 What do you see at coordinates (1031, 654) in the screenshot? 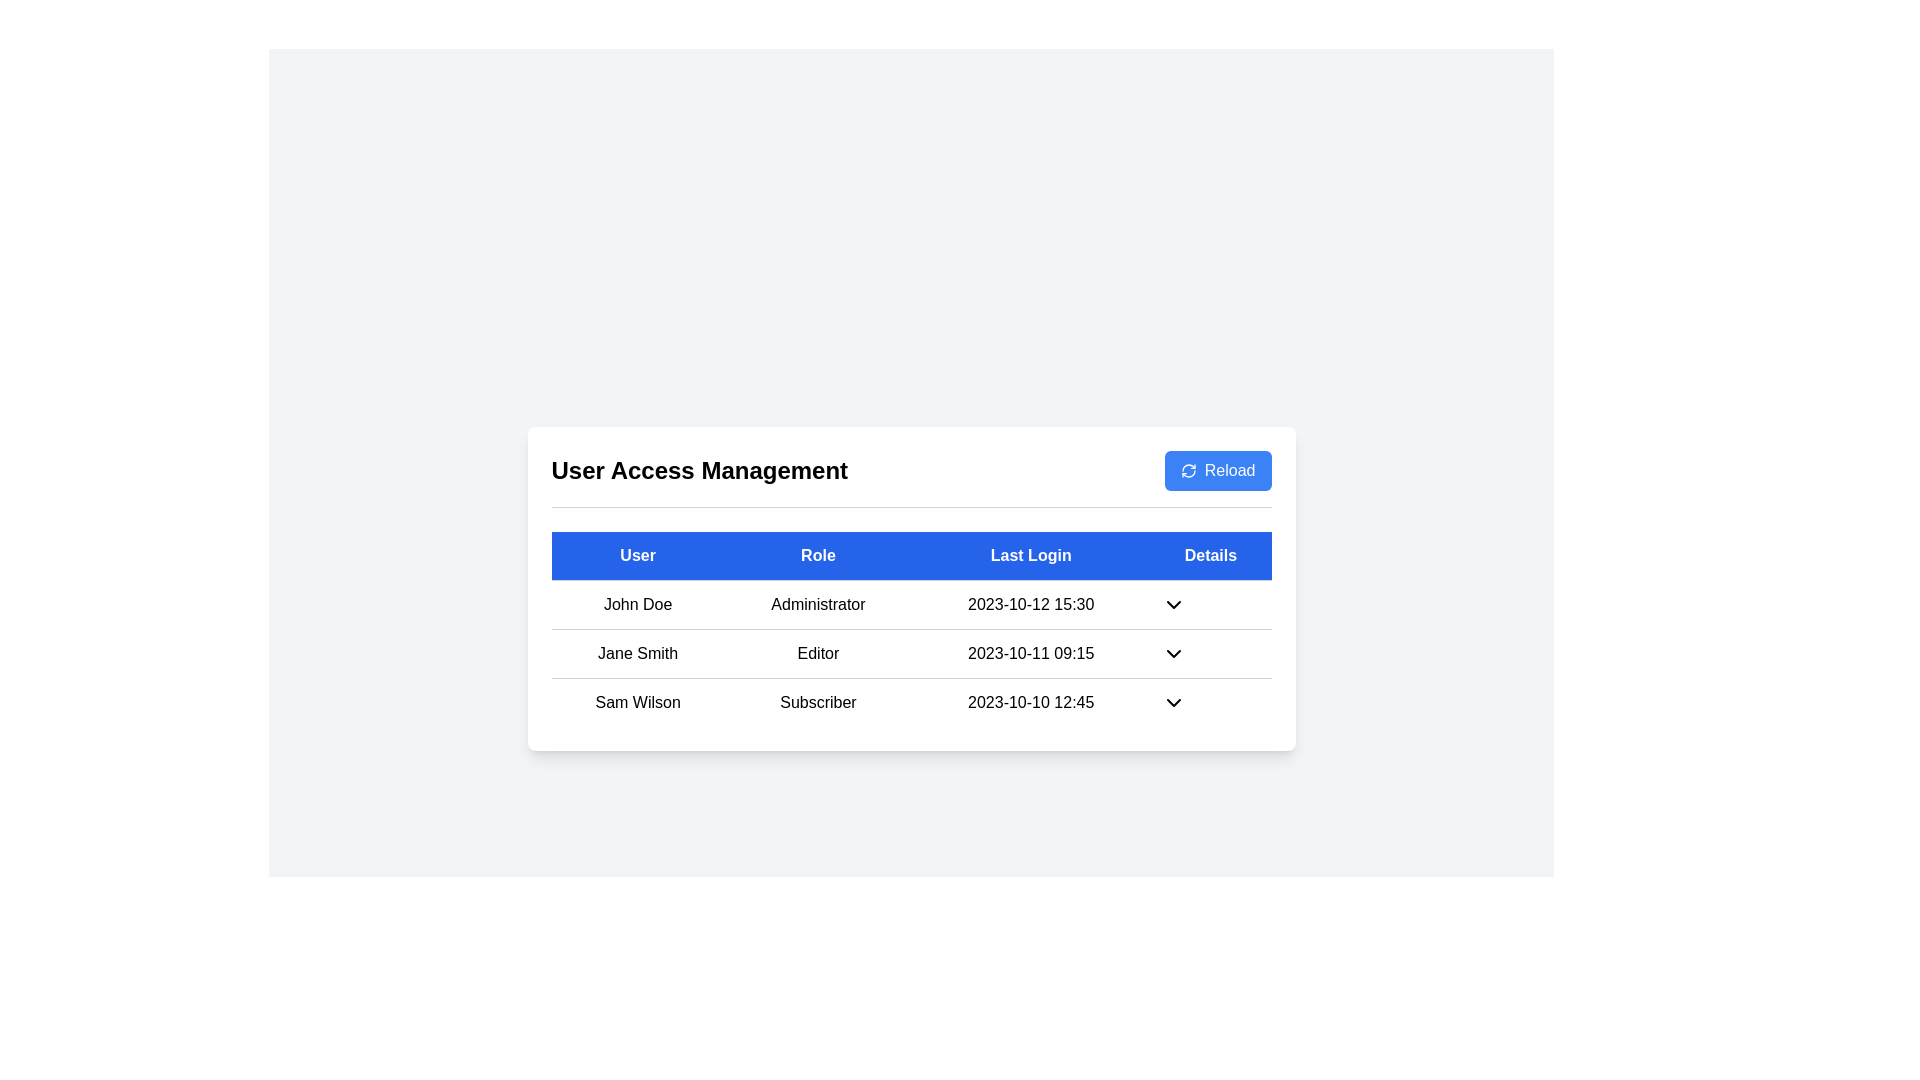
I see `the text displaying the last login date and time for the user 'Jane Smith' in the 'User Access Management' table, specifically located in the 'Last Login' column` at bounding box center [1031, 654].